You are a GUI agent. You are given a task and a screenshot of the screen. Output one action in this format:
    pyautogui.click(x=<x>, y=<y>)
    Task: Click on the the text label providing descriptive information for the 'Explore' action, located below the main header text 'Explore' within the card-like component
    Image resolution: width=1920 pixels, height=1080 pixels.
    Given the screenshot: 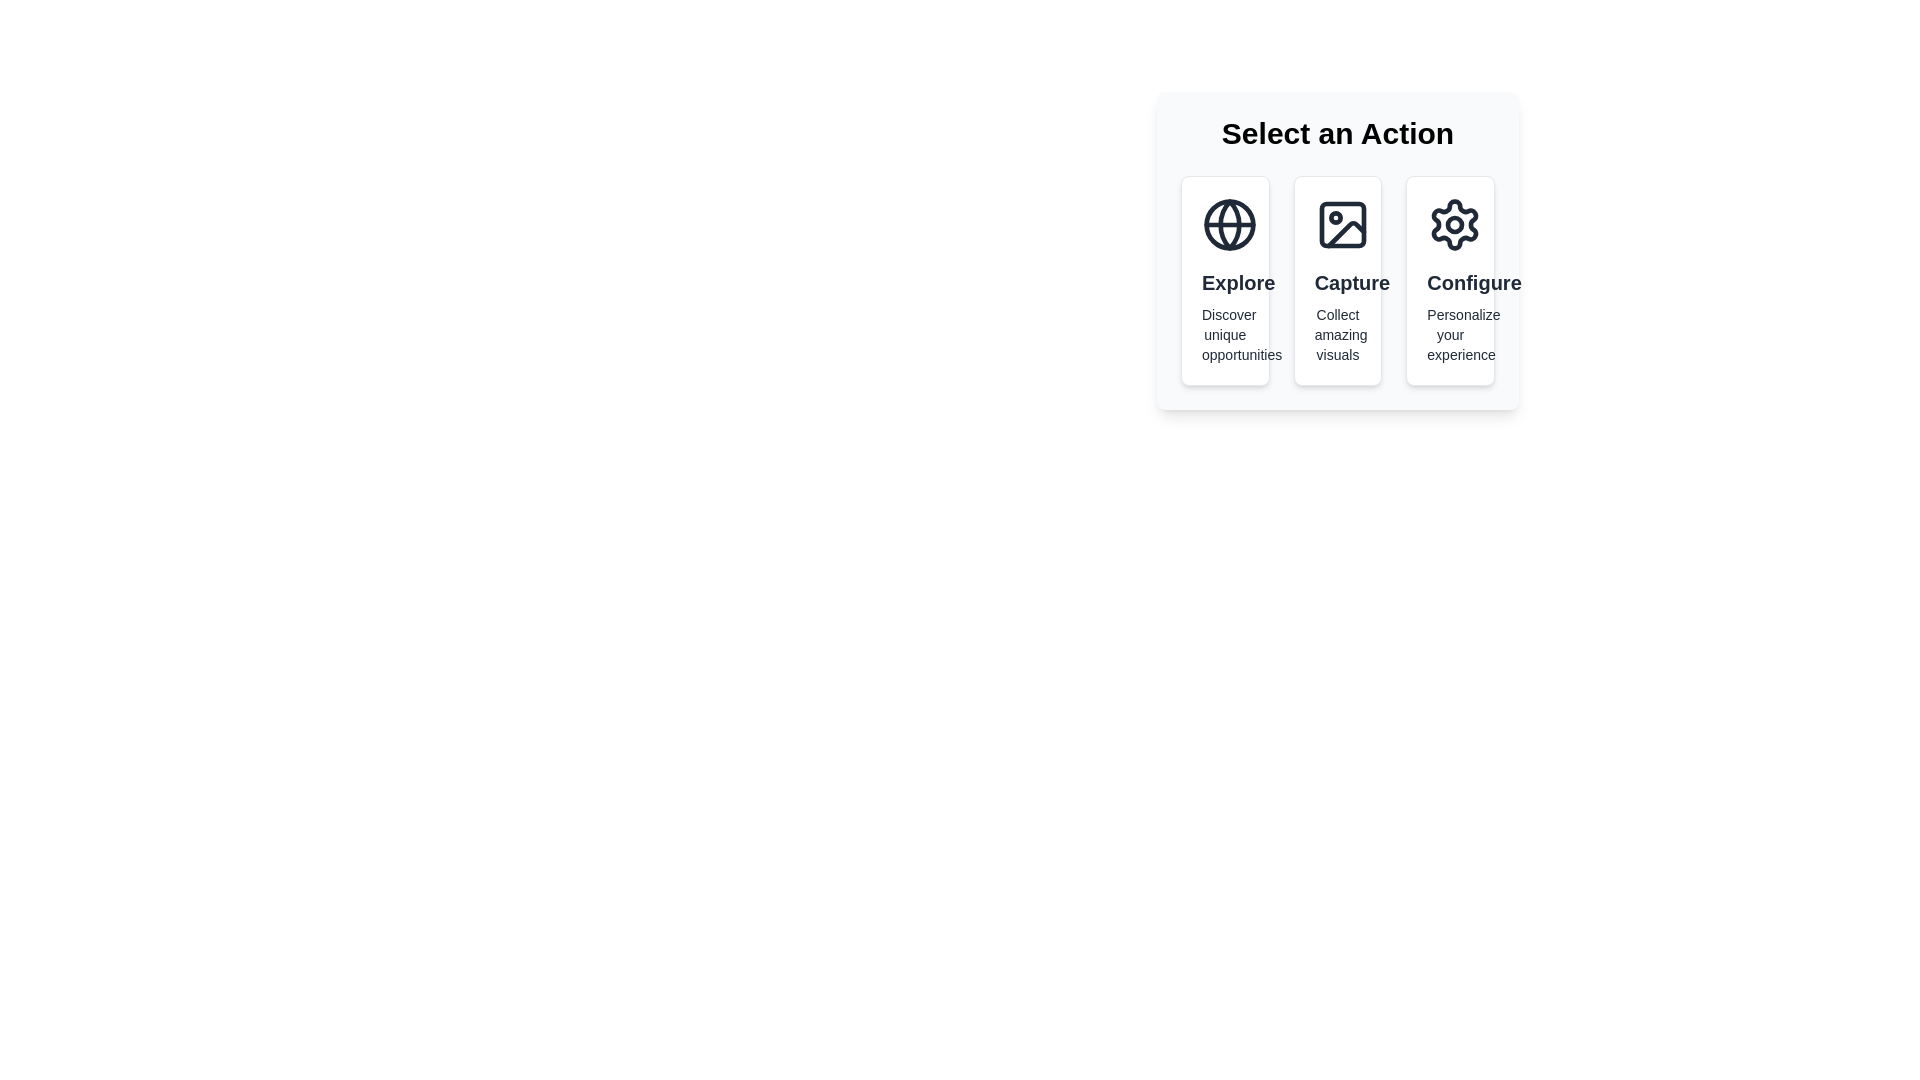 What is the action you would take?
    pyautogui.click(x=1224, y=334)
    